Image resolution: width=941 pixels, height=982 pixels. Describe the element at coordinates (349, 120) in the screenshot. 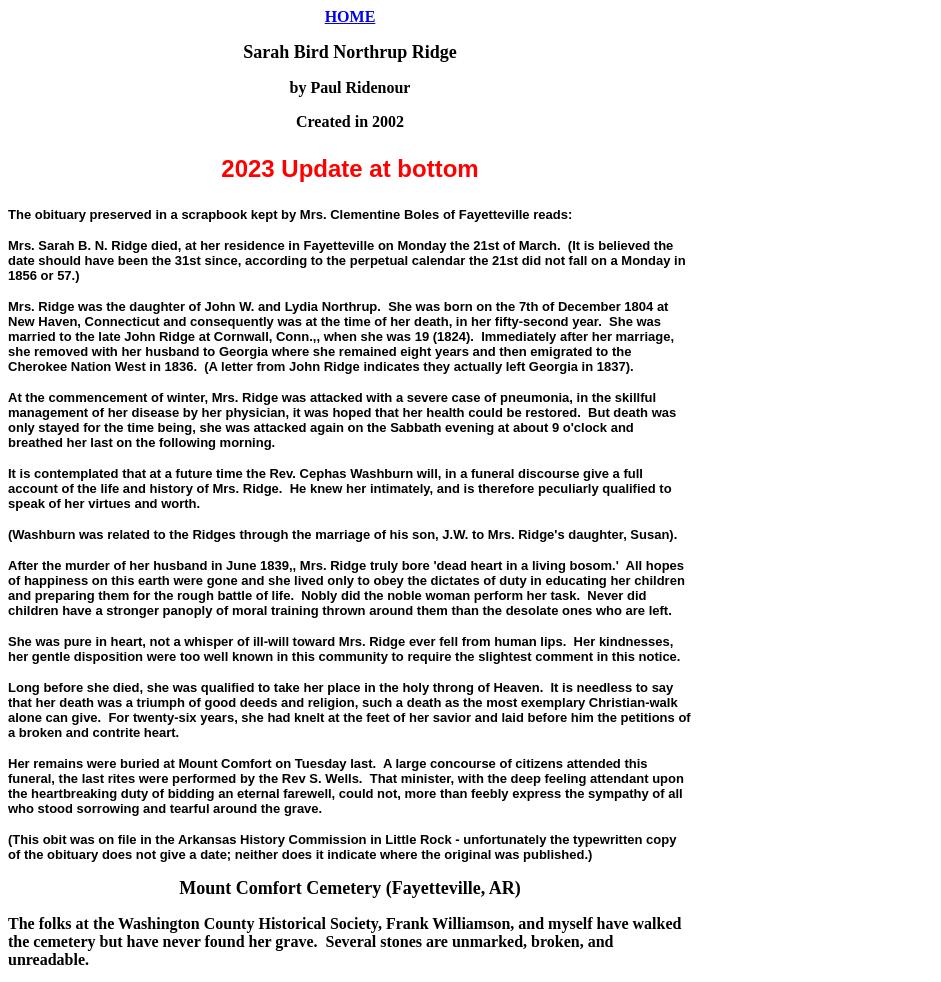

I see `'Created in 2002'` at that location.